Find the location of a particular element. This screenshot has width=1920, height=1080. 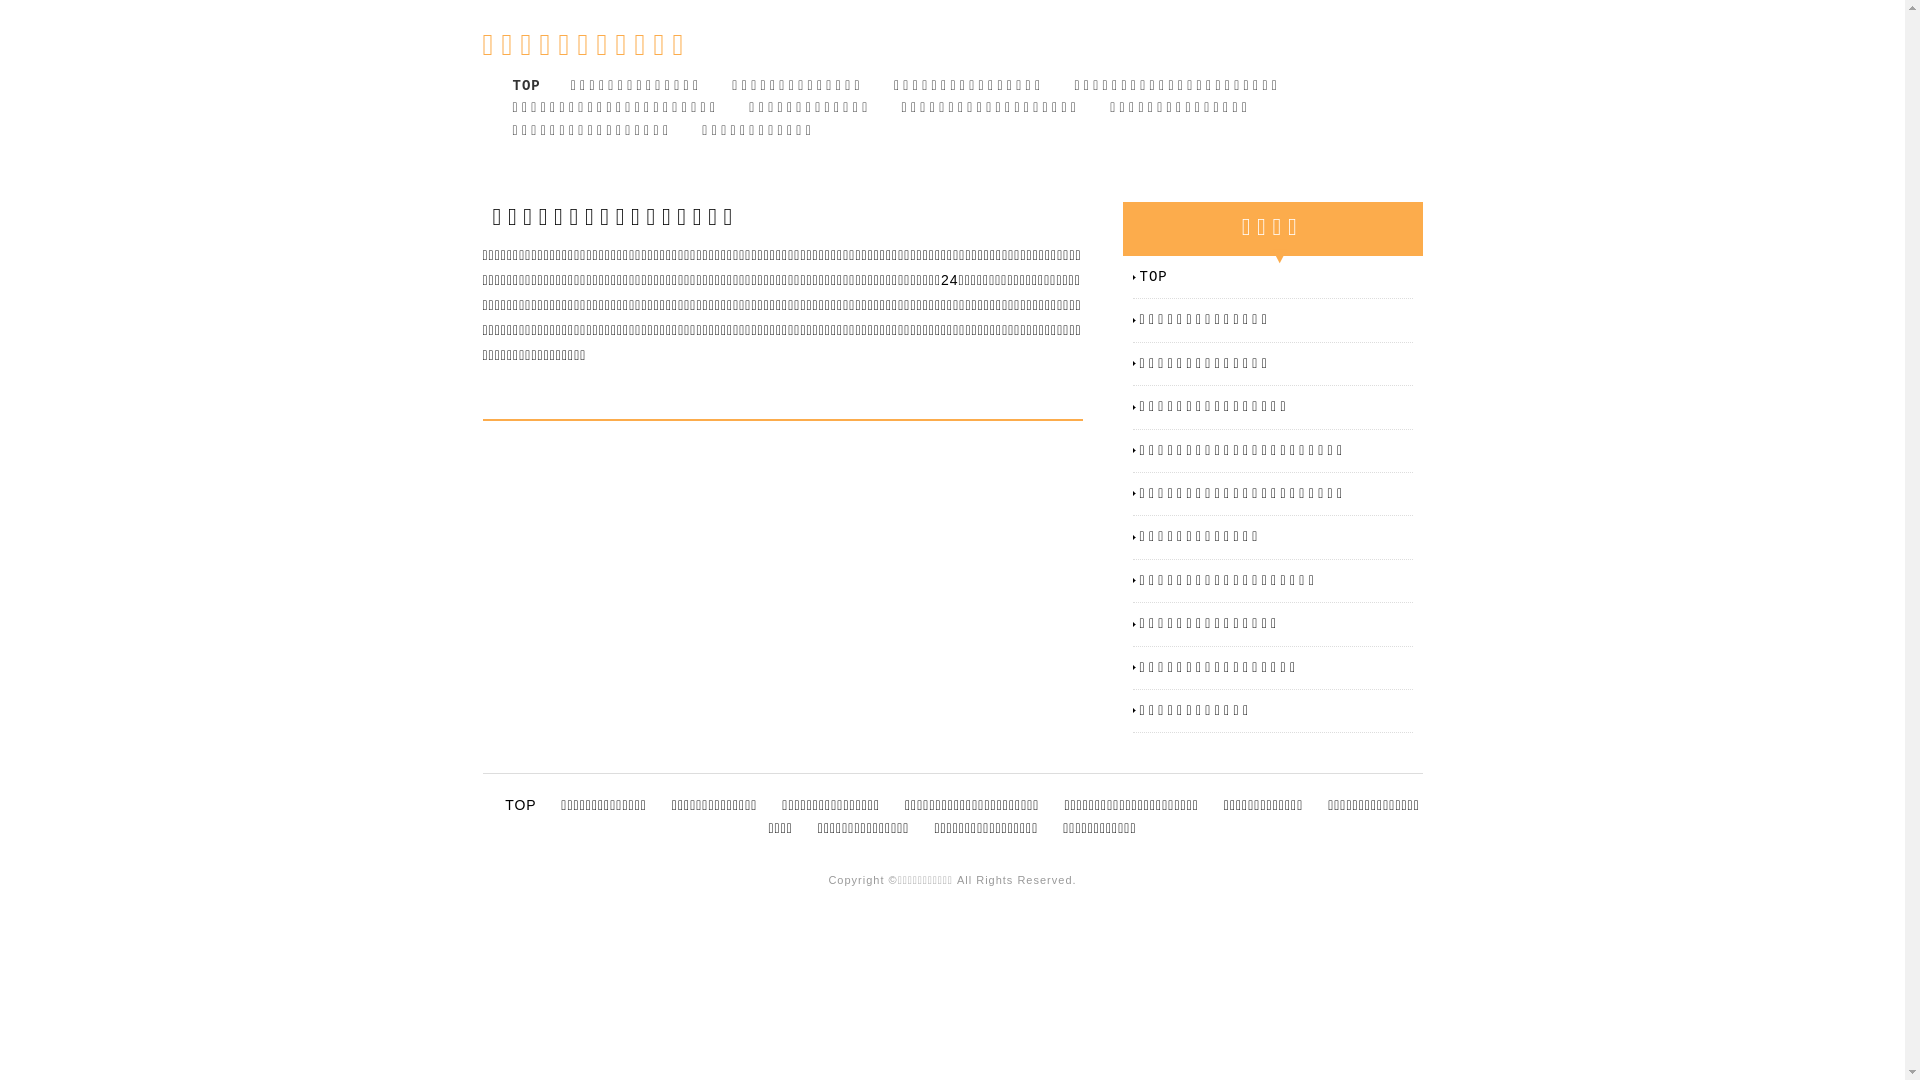

'TOP' is located at coordinates (520, 804).